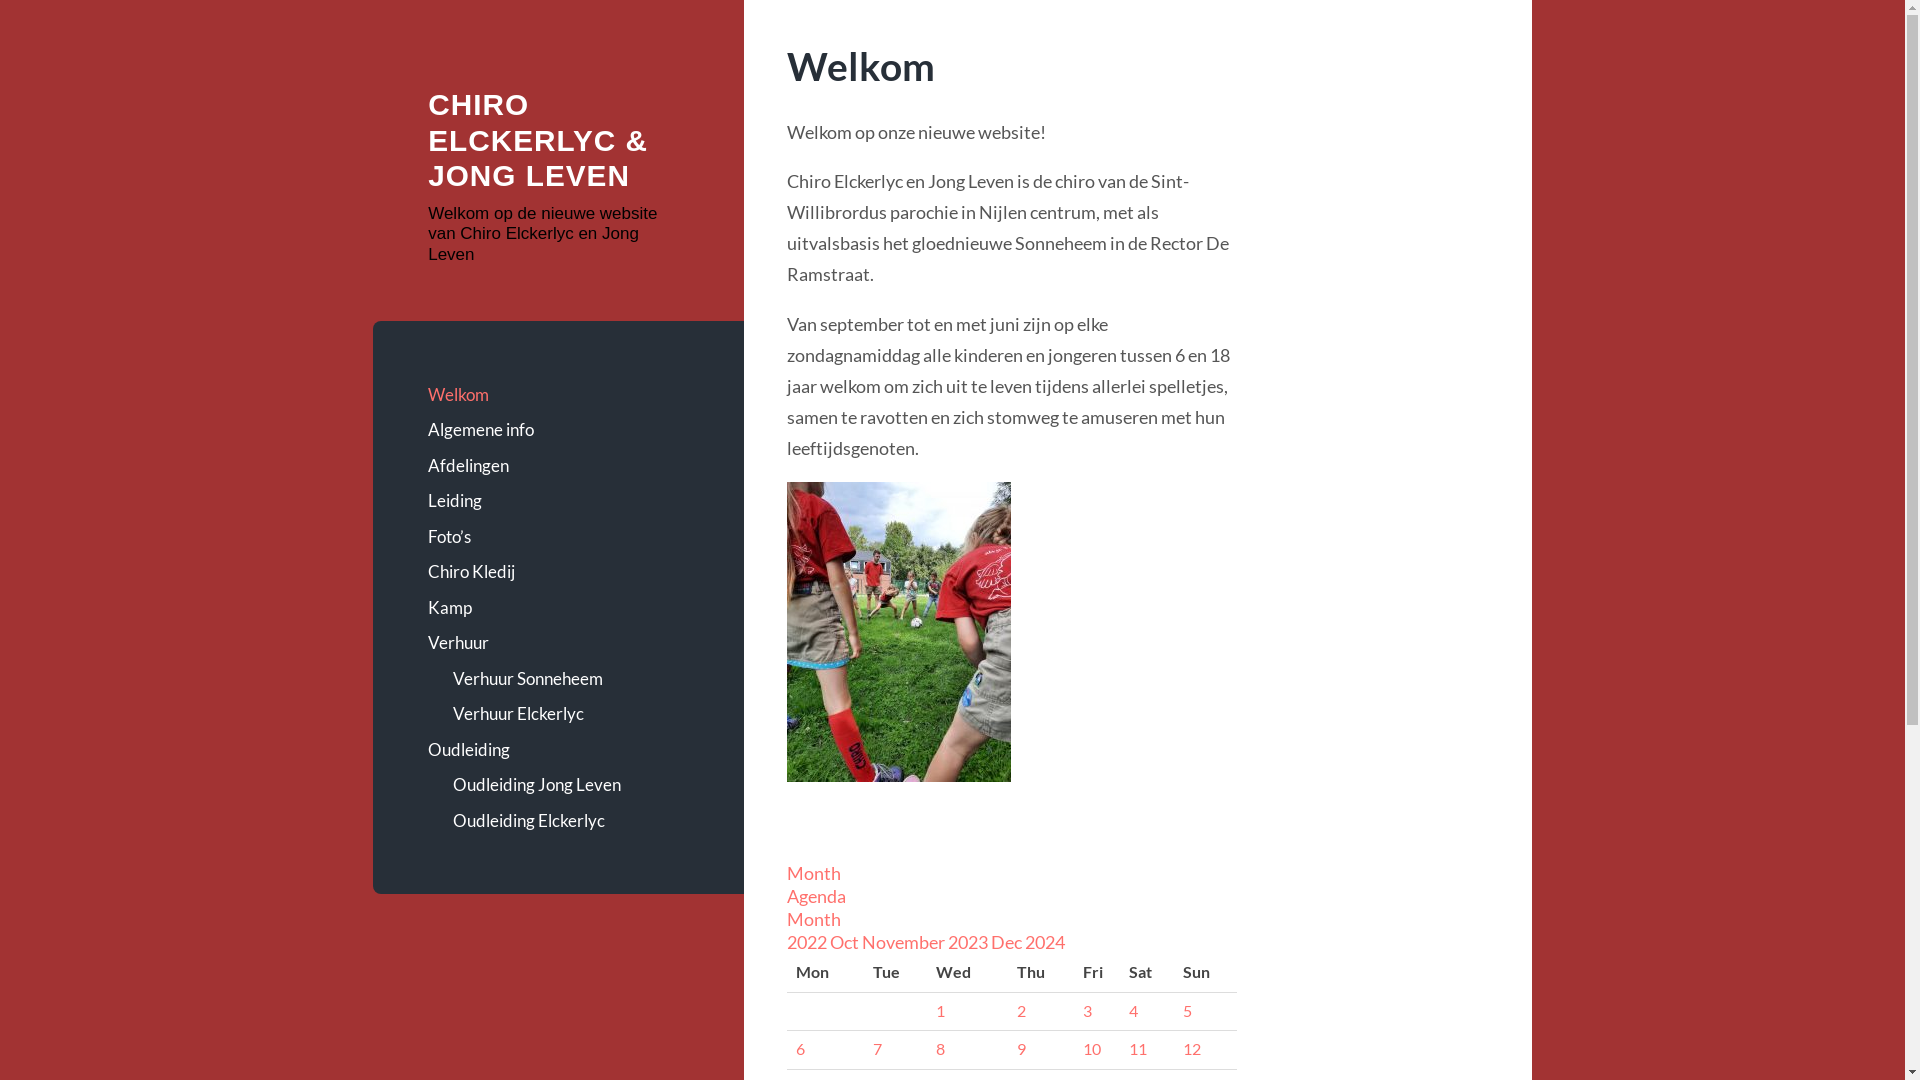 This screenshot has width=1920, height=1080. What do you see at coordinates (569, 784) in the screenshot?
I see `'Oudleiding Jong Leven'` at bounding box center [569, 784].